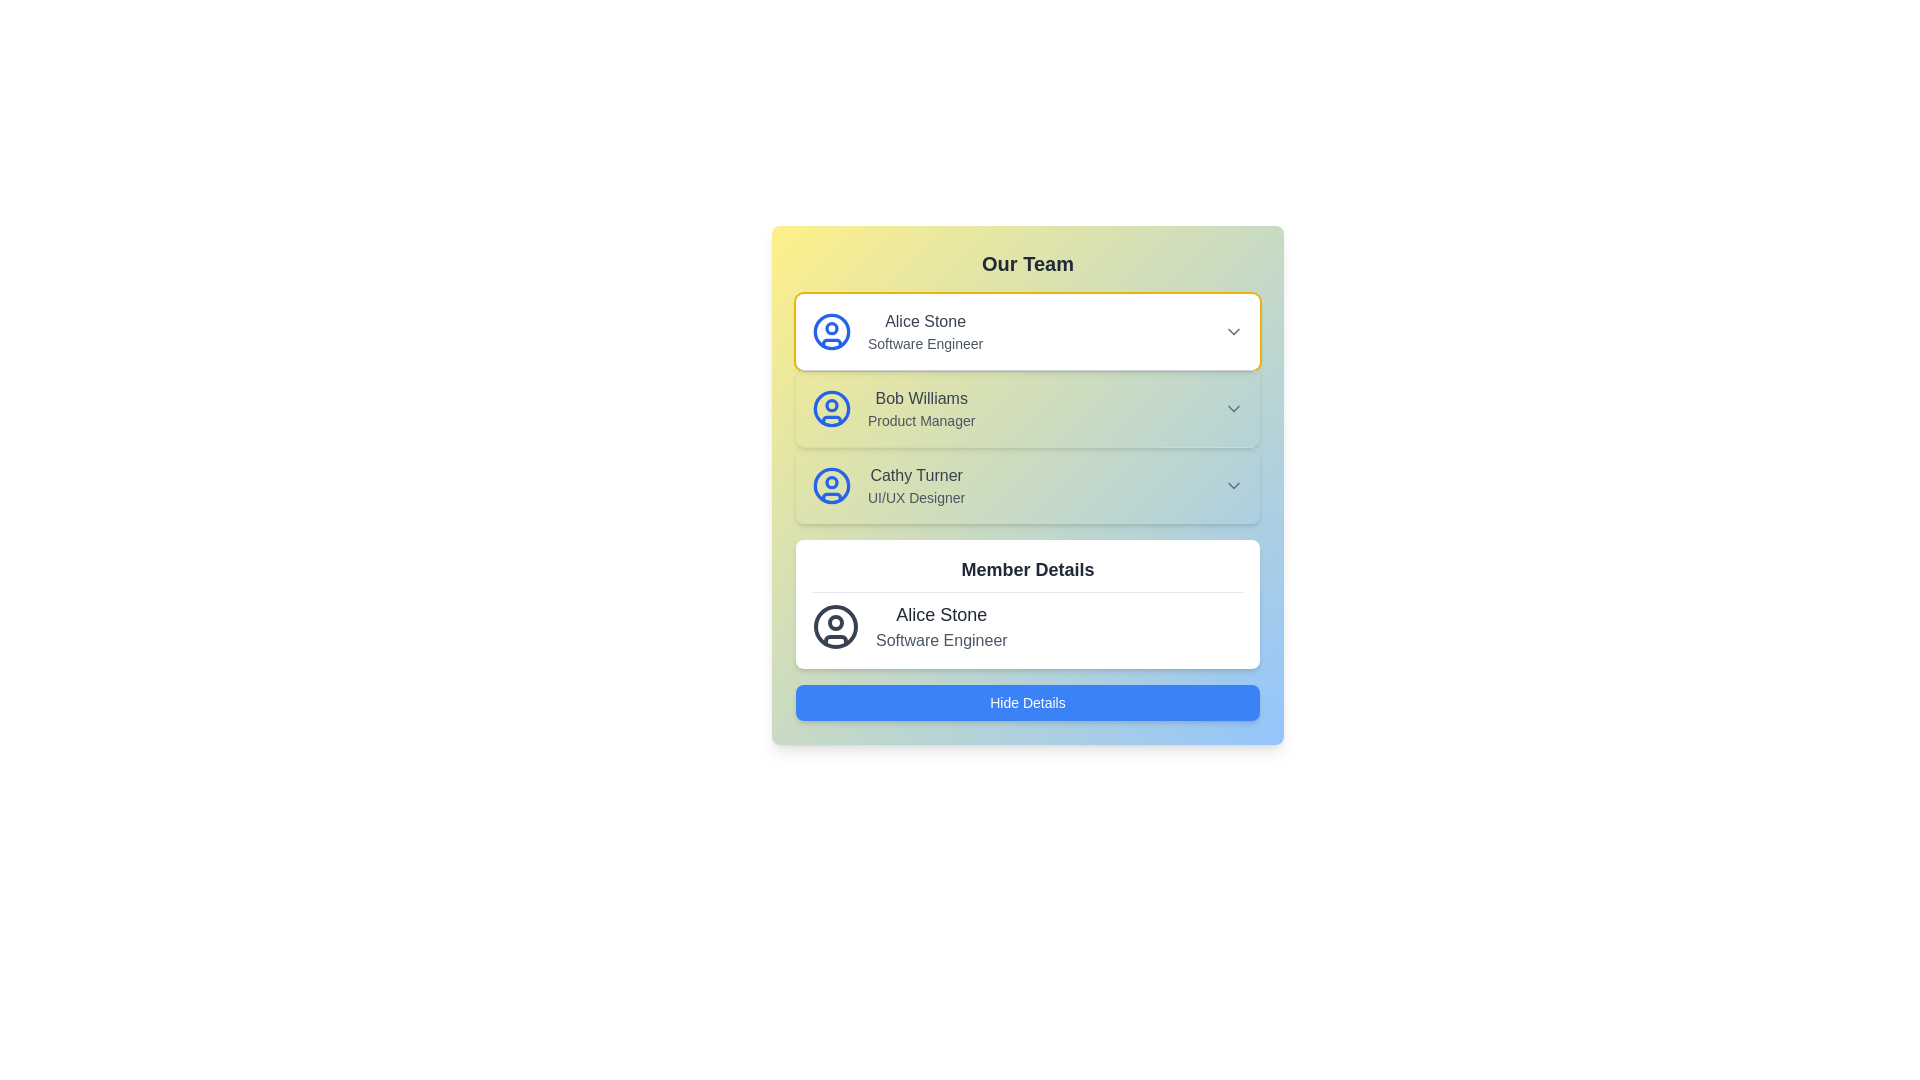 Image resolution: width=1920 pixels, height=1080 pixels. I want to click on the small downwards-pointing chevron icon styled in light gray, which indicates a dropdown or expansion trigger, located on the right-hand side of the card containing the text 'Alice Stone - Software Engineer.', so click(1232, 330).